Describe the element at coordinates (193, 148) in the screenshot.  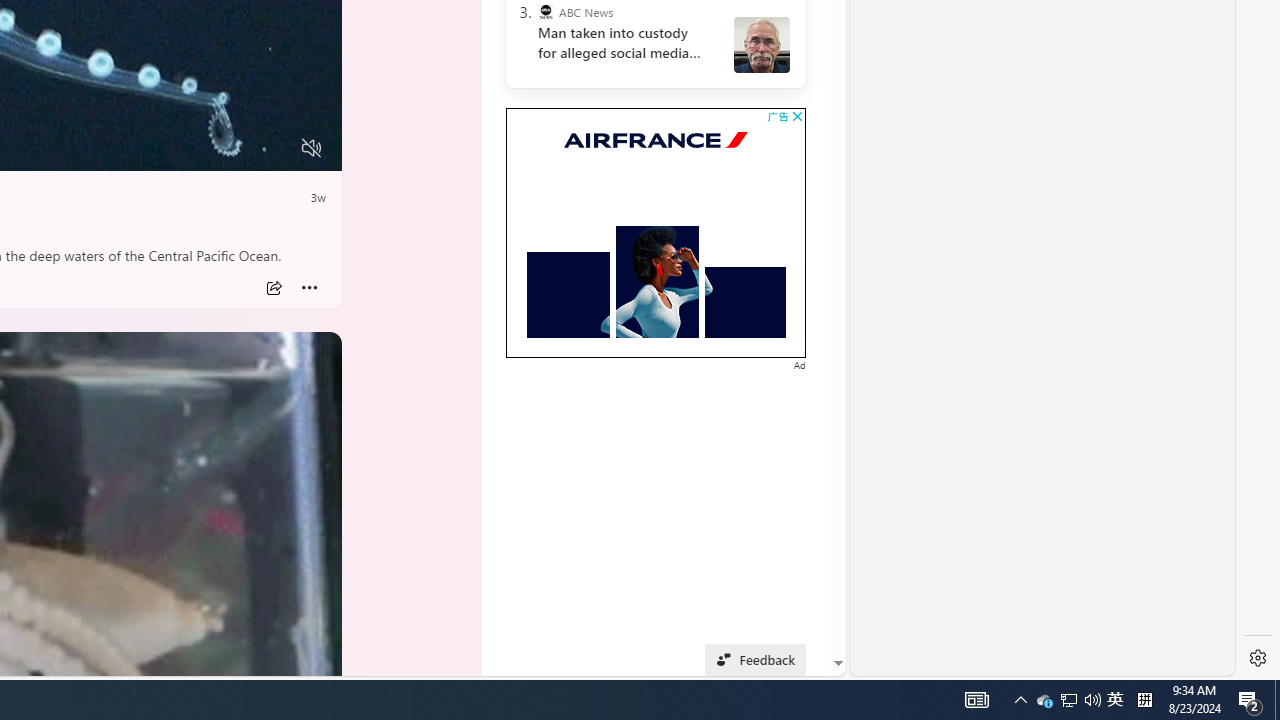
I see `'Quality Settings'` at that location.